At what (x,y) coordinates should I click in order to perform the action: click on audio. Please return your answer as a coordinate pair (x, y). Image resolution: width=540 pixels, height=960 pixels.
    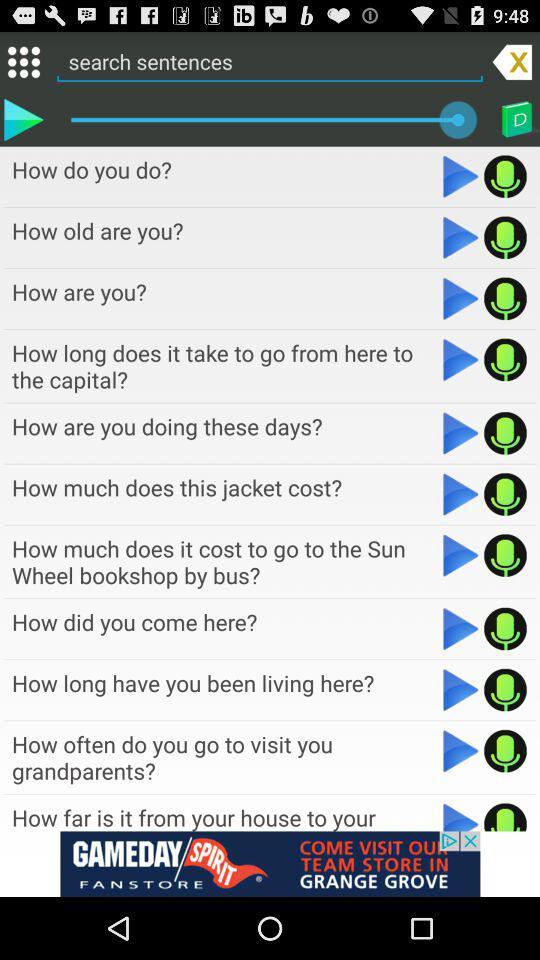
    Looking at the image, I should click on (461, 555).